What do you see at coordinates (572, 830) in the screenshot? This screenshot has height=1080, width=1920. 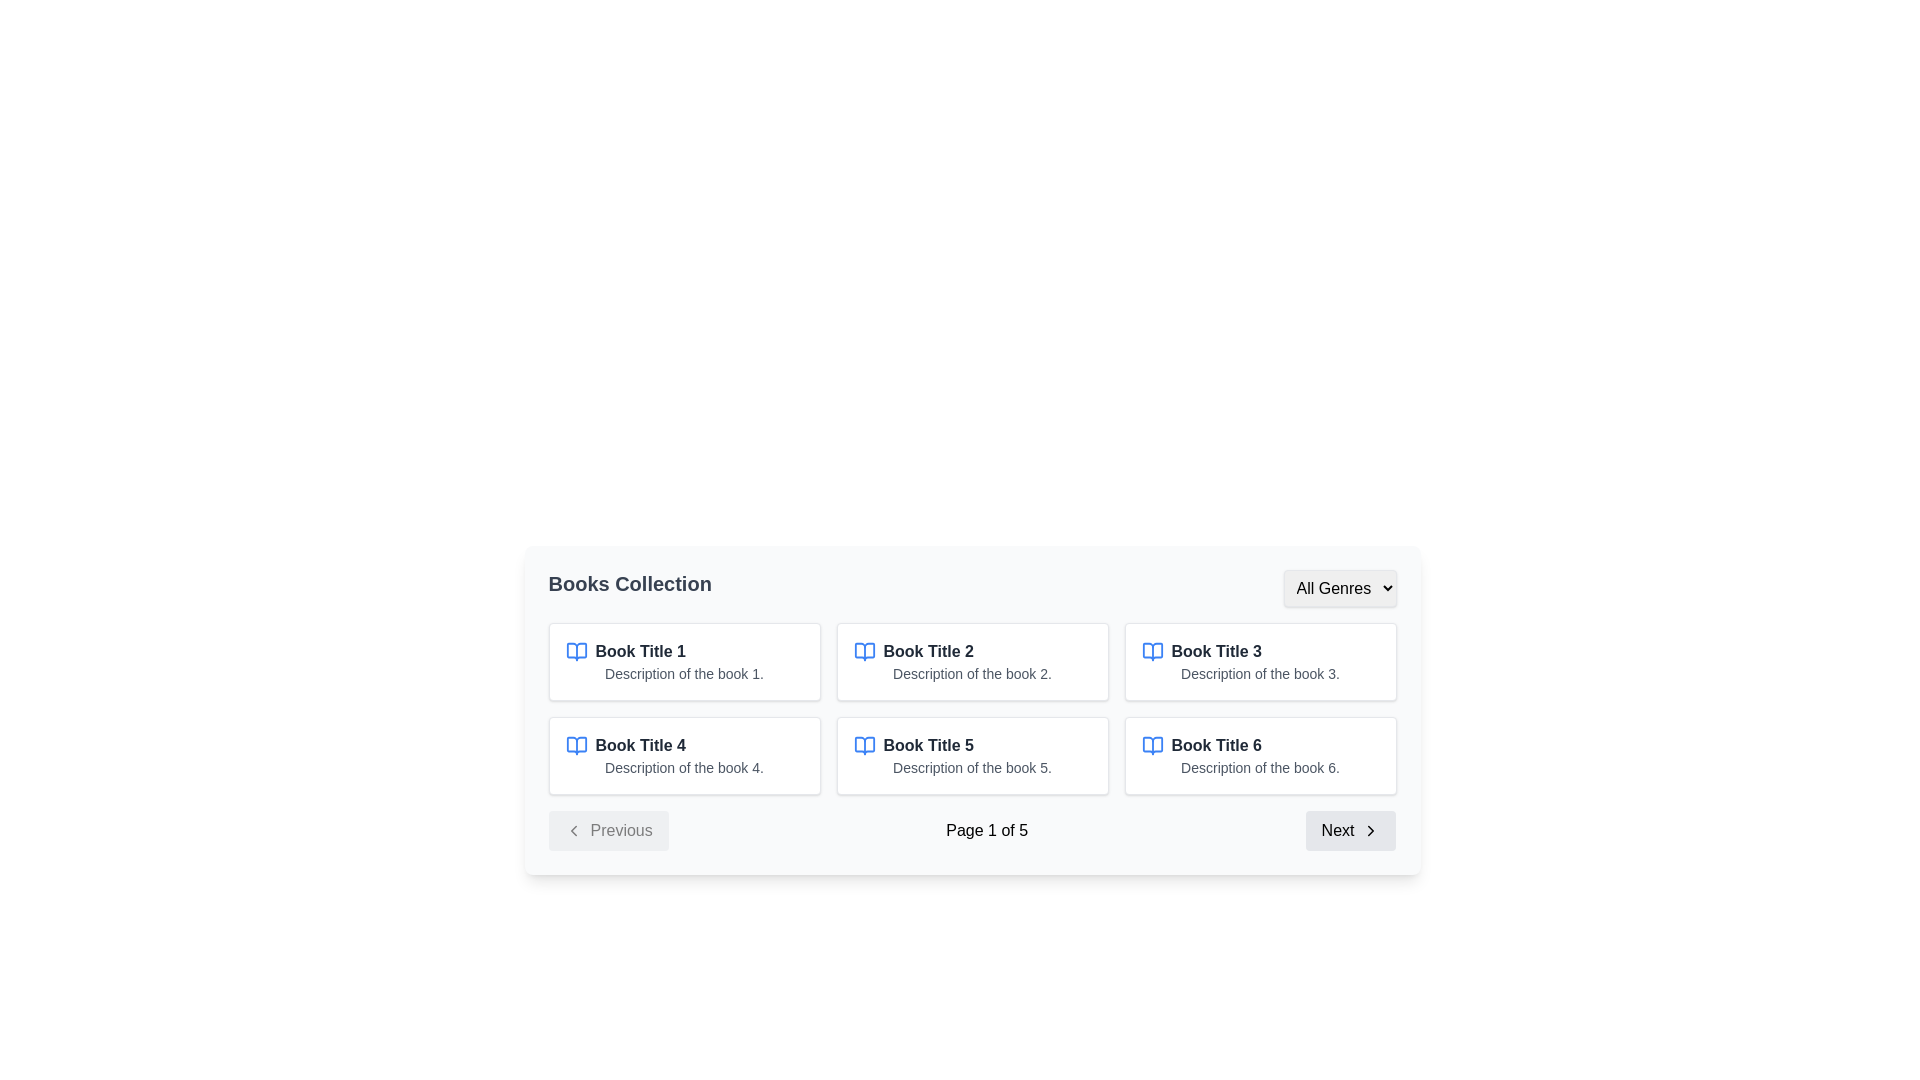 I see `the Chevron-Left icon located in the bottom-left section of the interface` at bounding box center [572, 830].